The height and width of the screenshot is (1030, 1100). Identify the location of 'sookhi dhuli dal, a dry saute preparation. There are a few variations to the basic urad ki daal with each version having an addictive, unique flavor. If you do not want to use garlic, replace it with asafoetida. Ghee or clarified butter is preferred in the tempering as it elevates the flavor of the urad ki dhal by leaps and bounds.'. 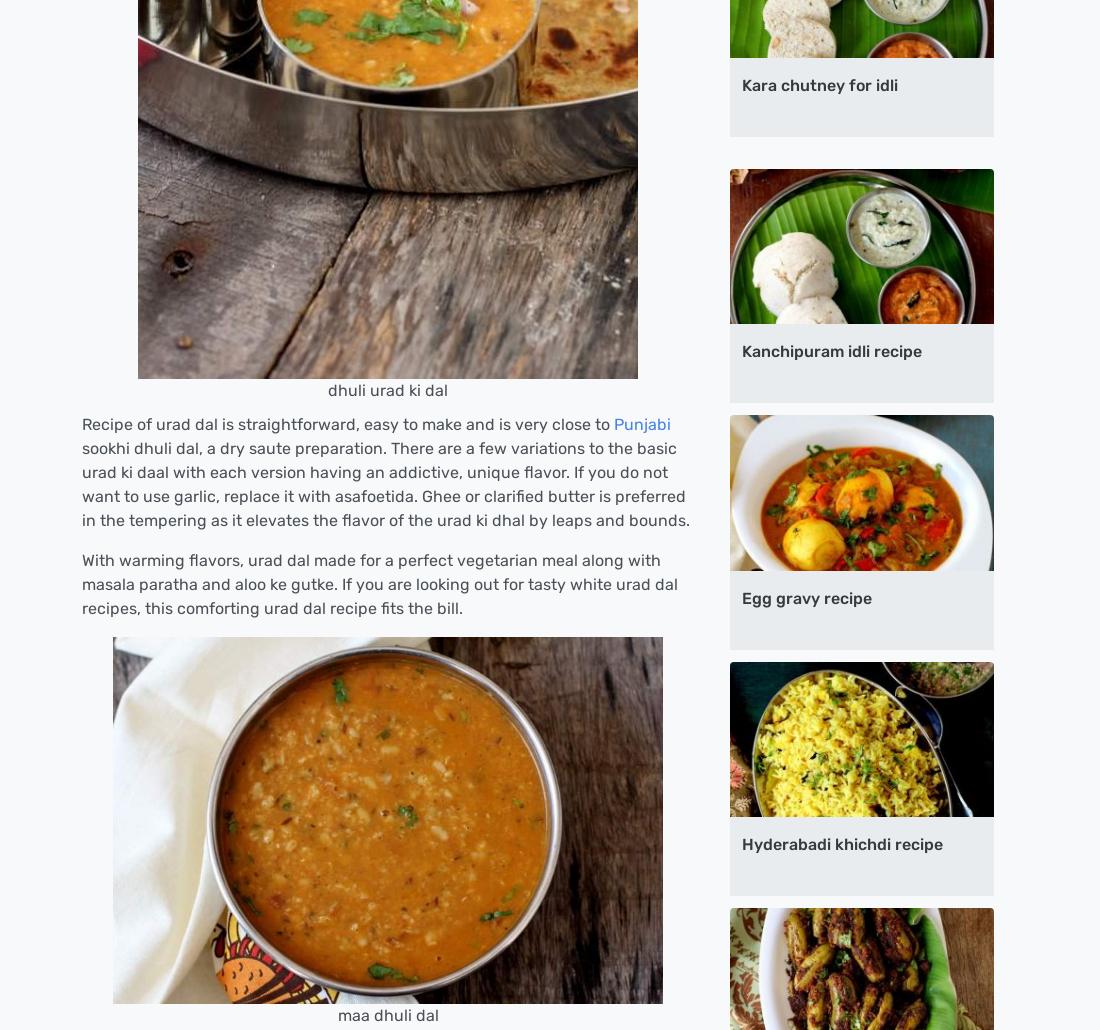
(385, 482).